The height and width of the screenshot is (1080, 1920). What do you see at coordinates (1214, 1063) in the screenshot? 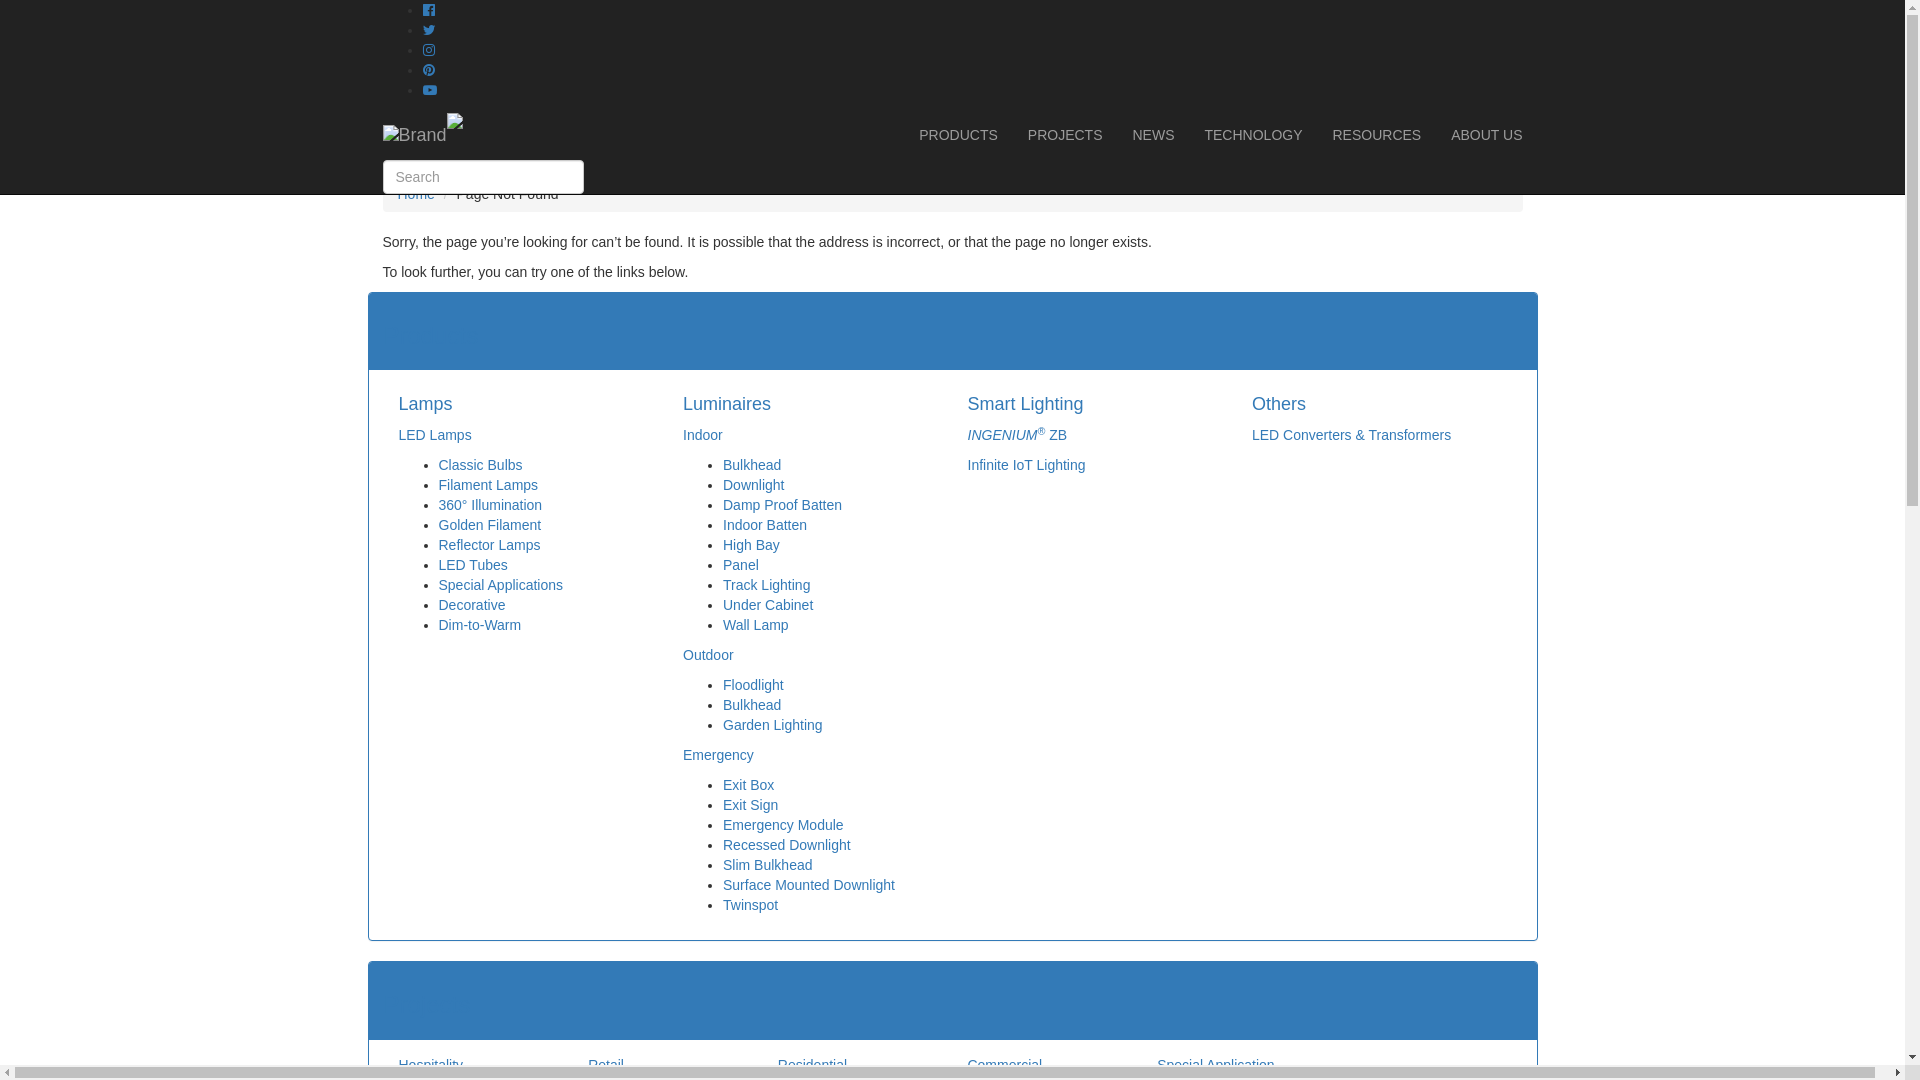
I see `'Special Application'` at bounding box center [1214, 1063].